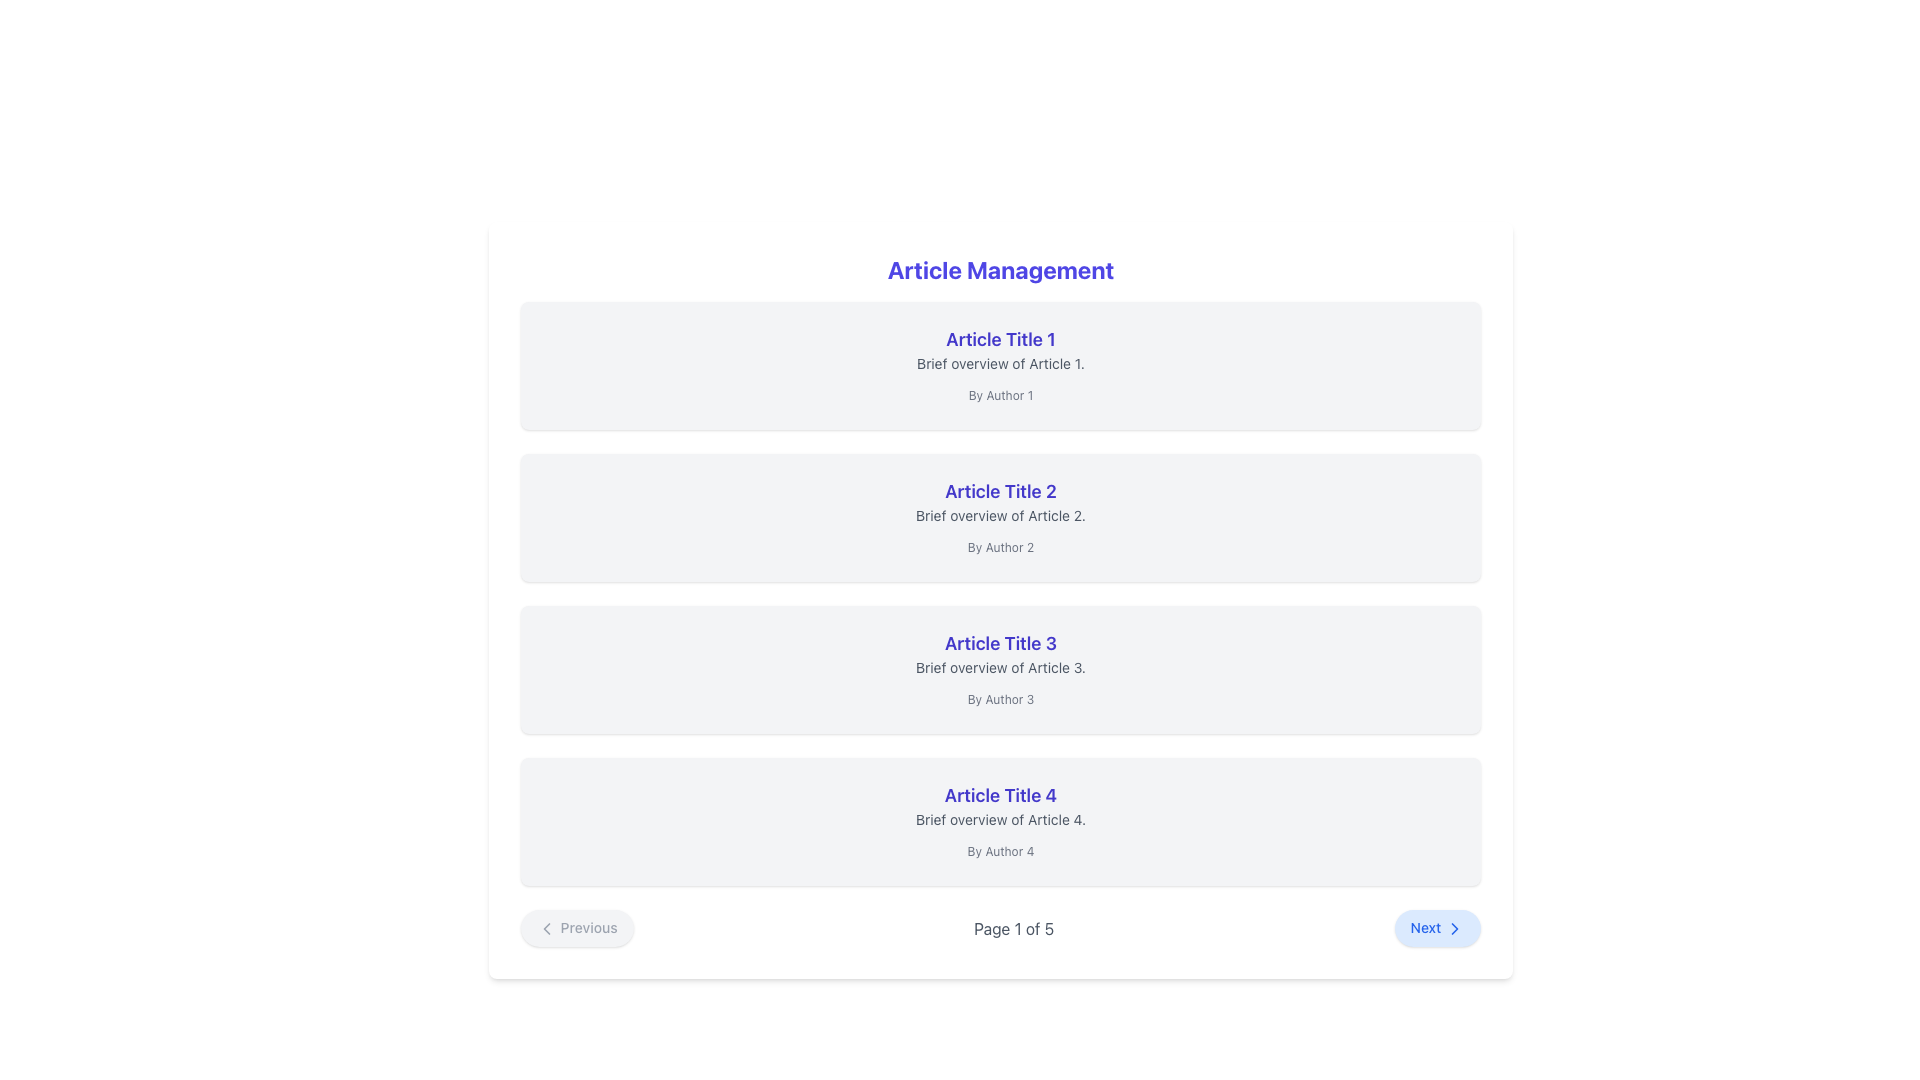 The width and height of the screenshot is (1920, 1080). I want to click on the text label UI component that serves as the title of the content card, which is prominently styled and located at the first line of text within the card, so click(1001, 794).